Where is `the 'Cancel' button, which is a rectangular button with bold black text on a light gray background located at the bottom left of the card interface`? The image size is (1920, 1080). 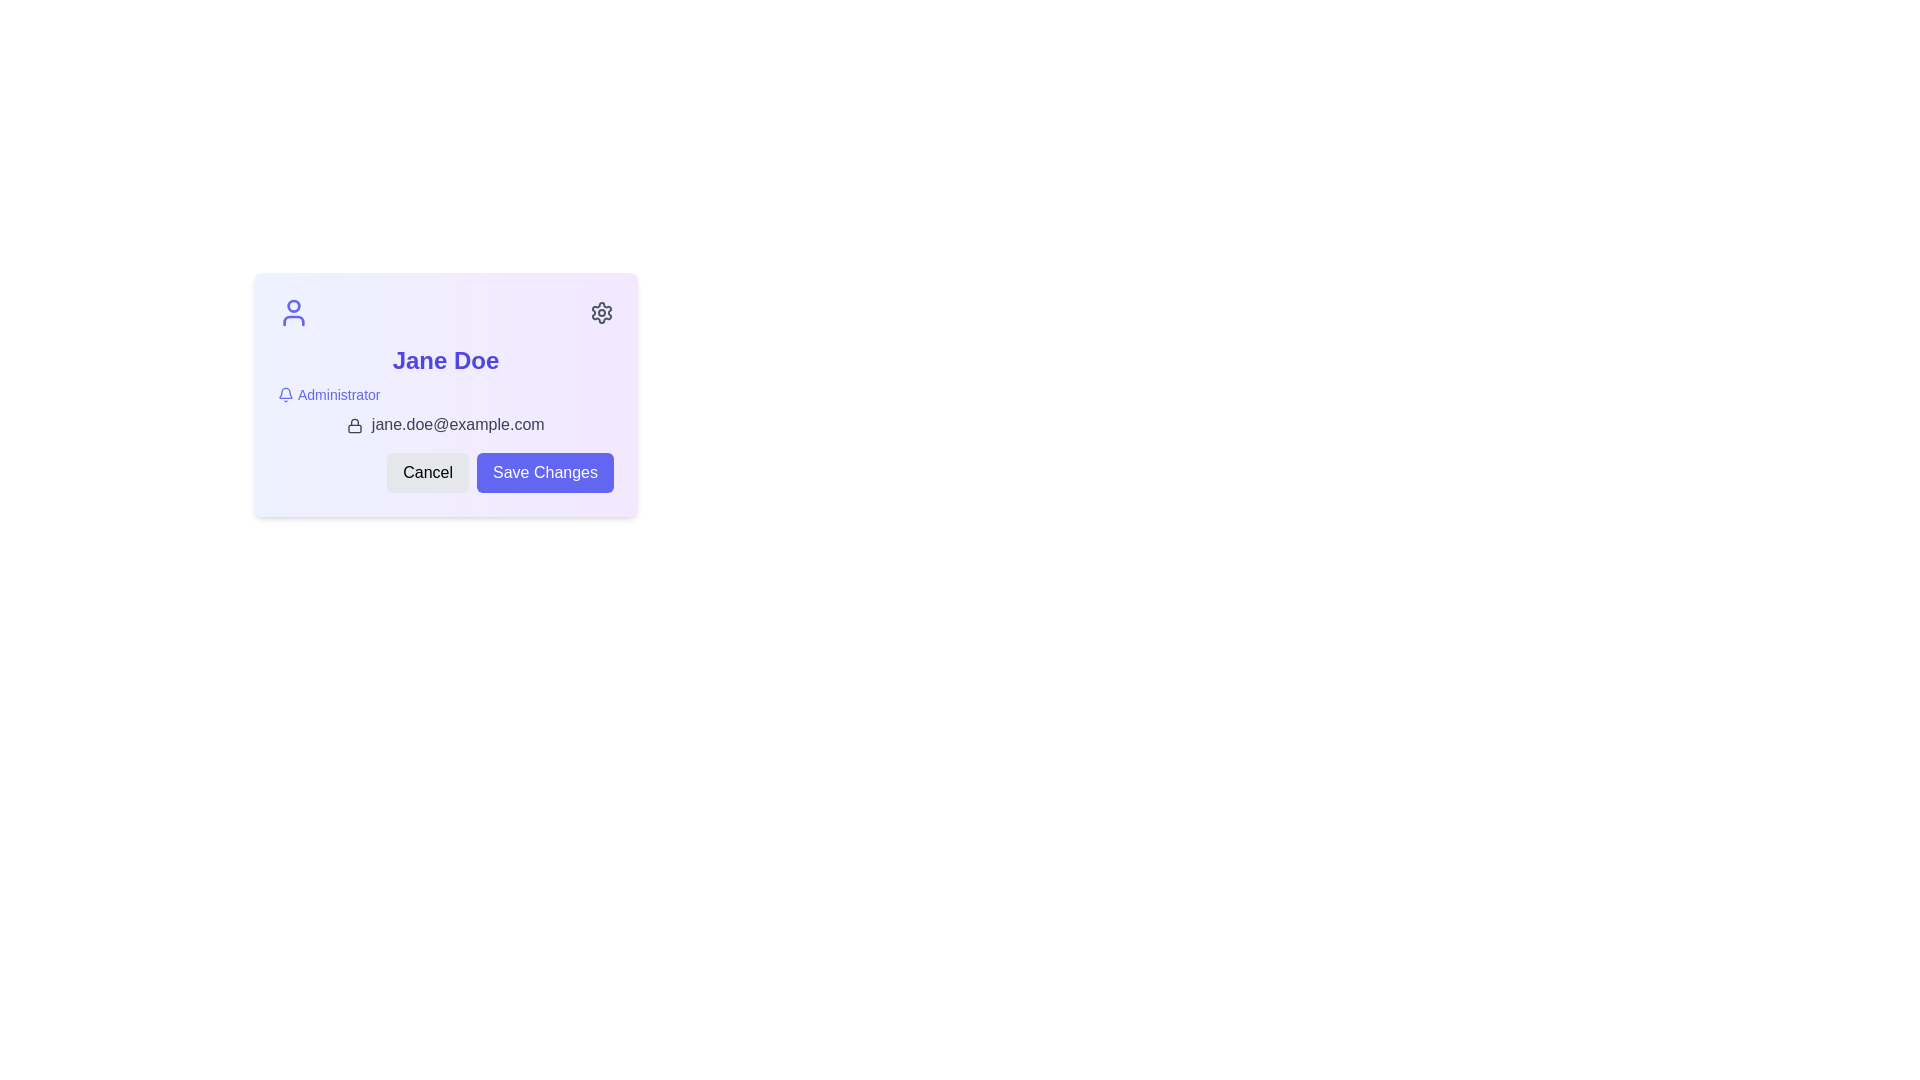
the 'Cancel' button, which is a rectangular button with bold black text on a light gray background located at the bottom left of the card interface is located at coordinates (427, 473).